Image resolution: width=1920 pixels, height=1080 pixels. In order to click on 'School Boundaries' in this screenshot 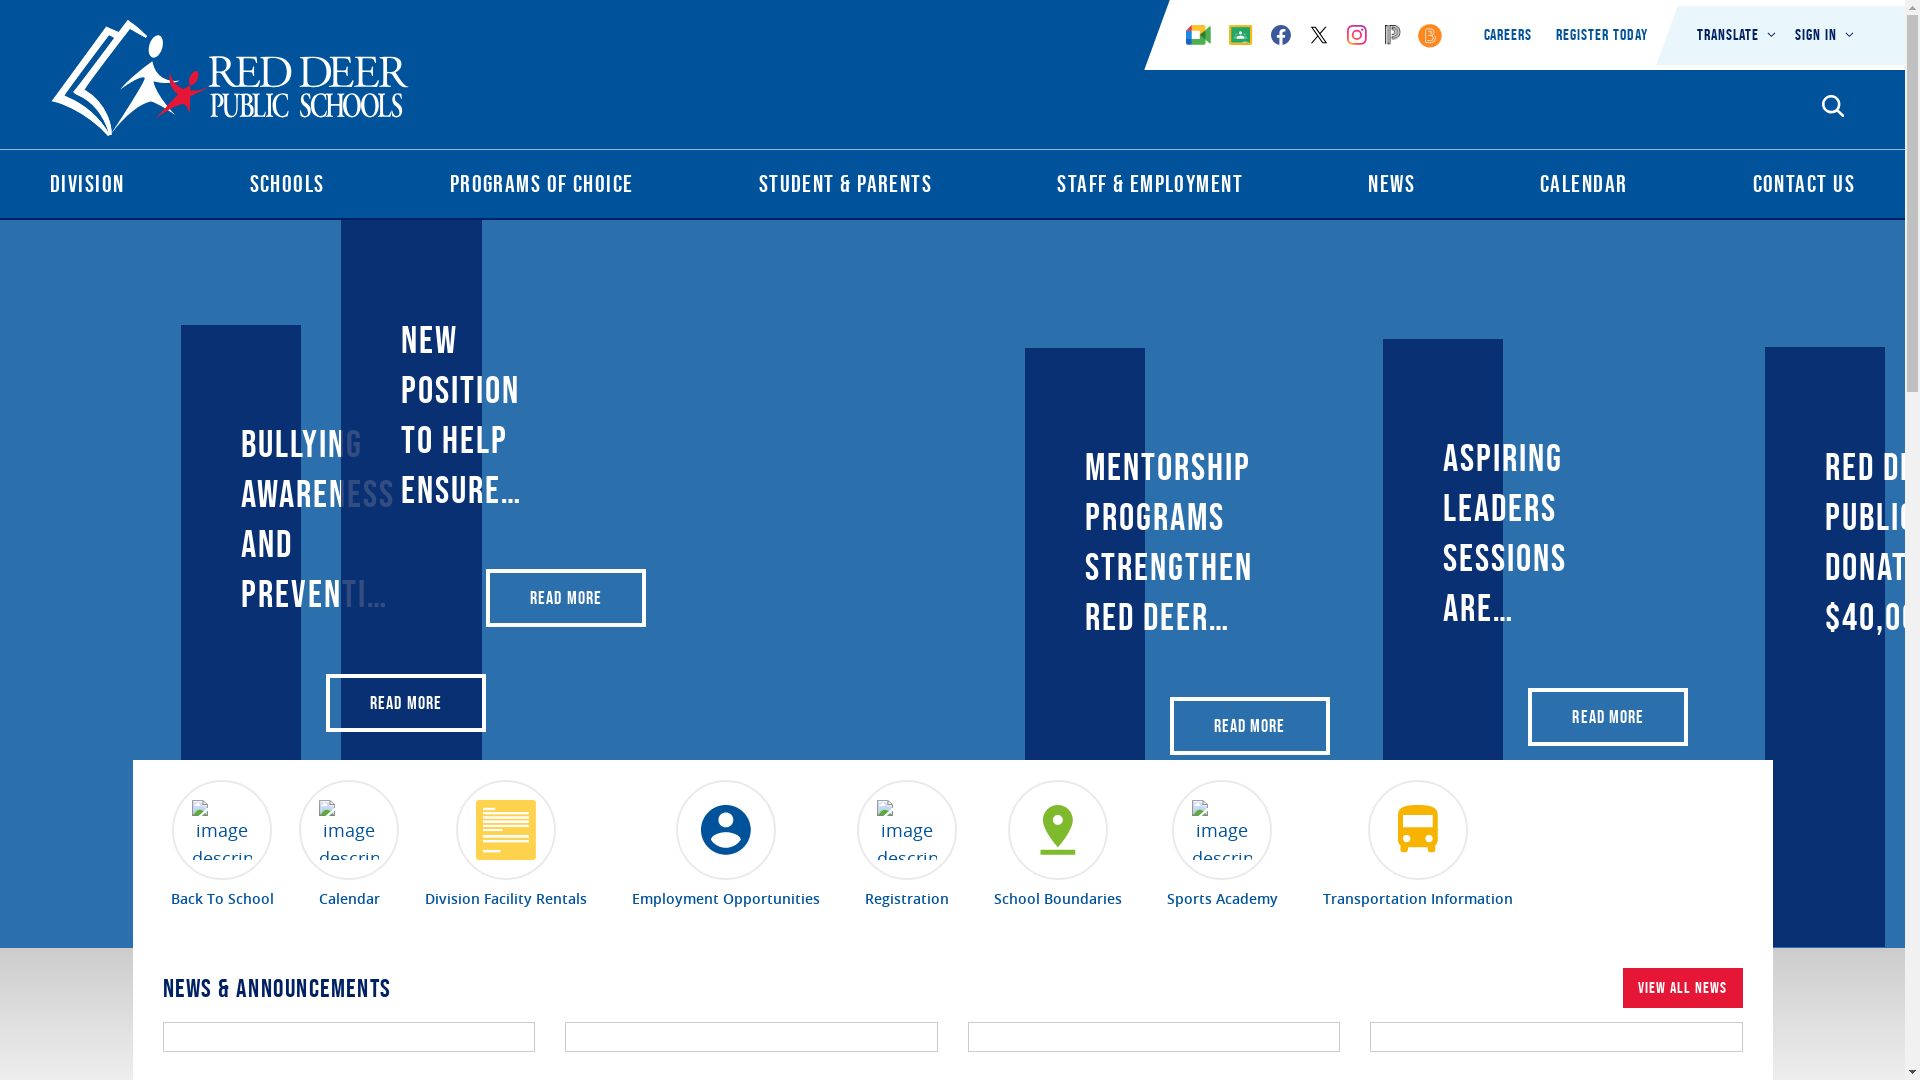, I will do `click(1056, 844)`.